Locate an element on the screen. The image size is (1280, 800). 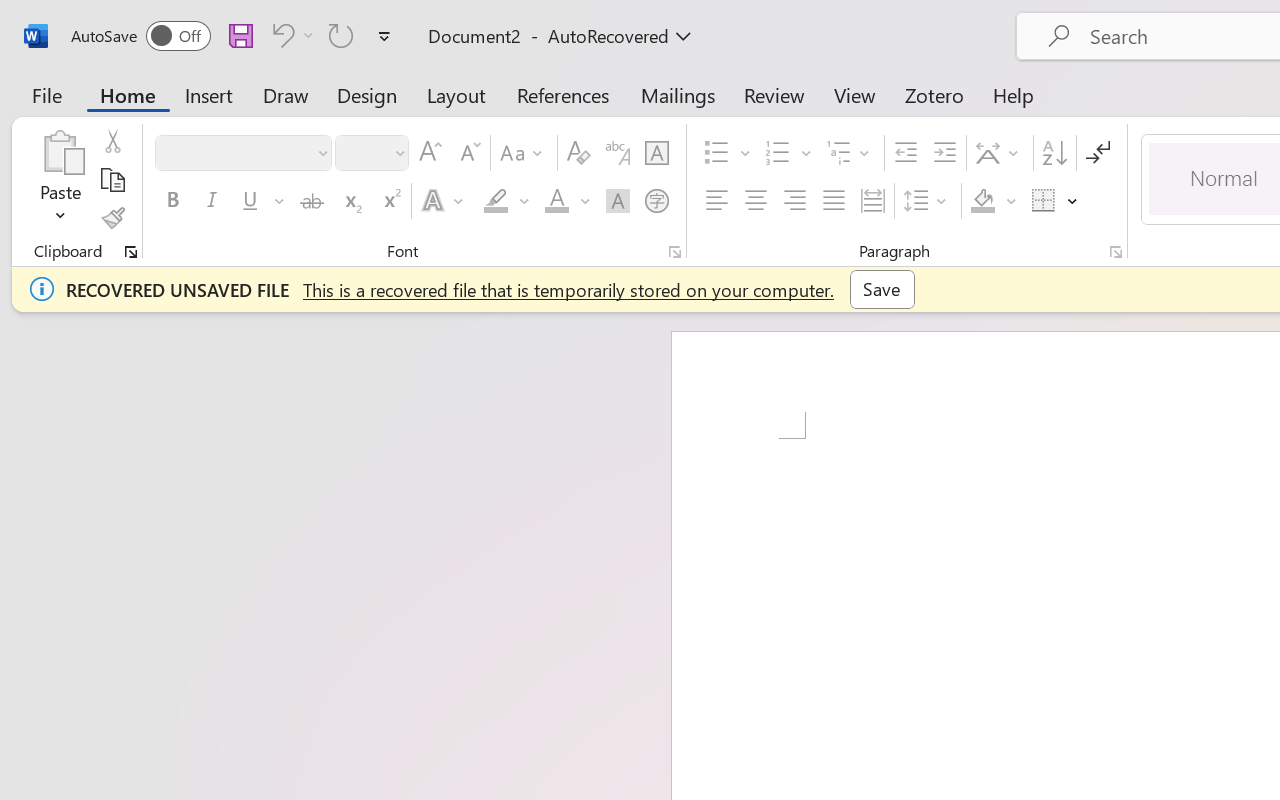
'Can' is located at coordinates (279, 34).